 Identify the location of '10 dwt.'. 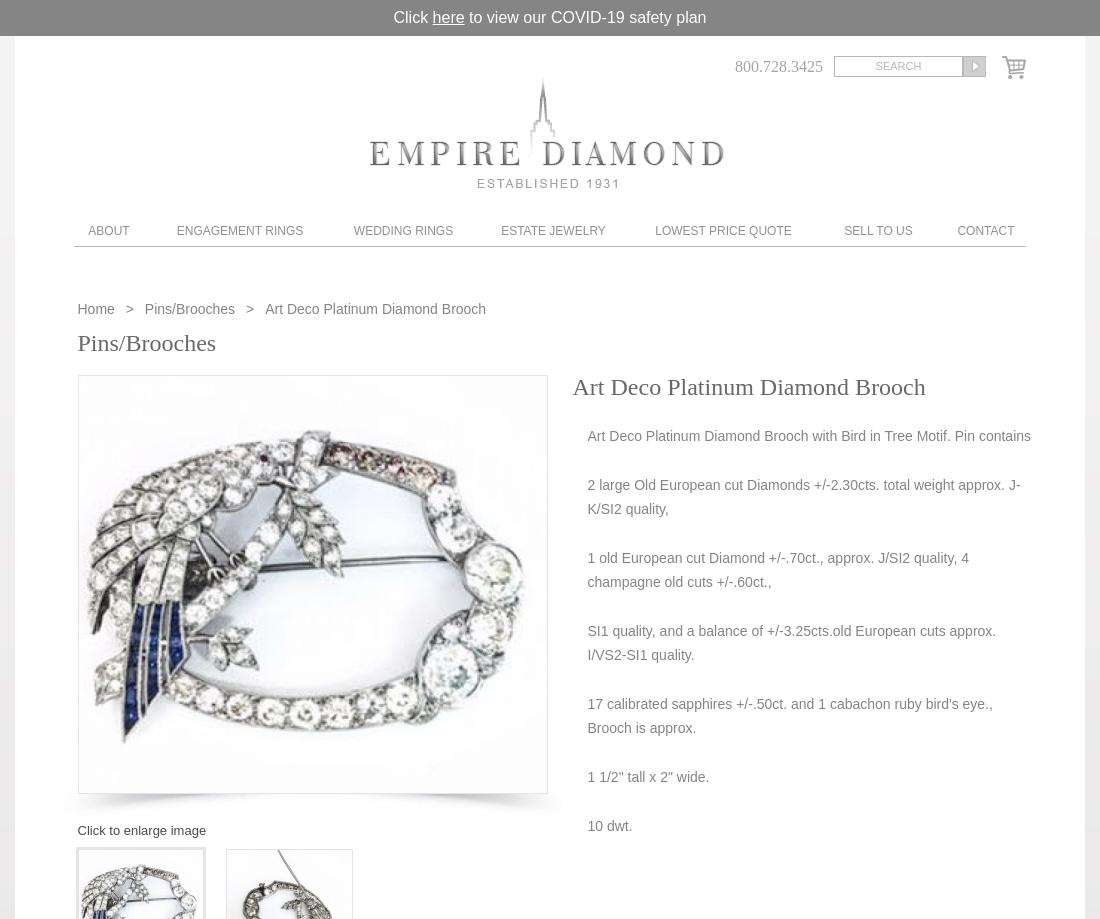
(585, 825).